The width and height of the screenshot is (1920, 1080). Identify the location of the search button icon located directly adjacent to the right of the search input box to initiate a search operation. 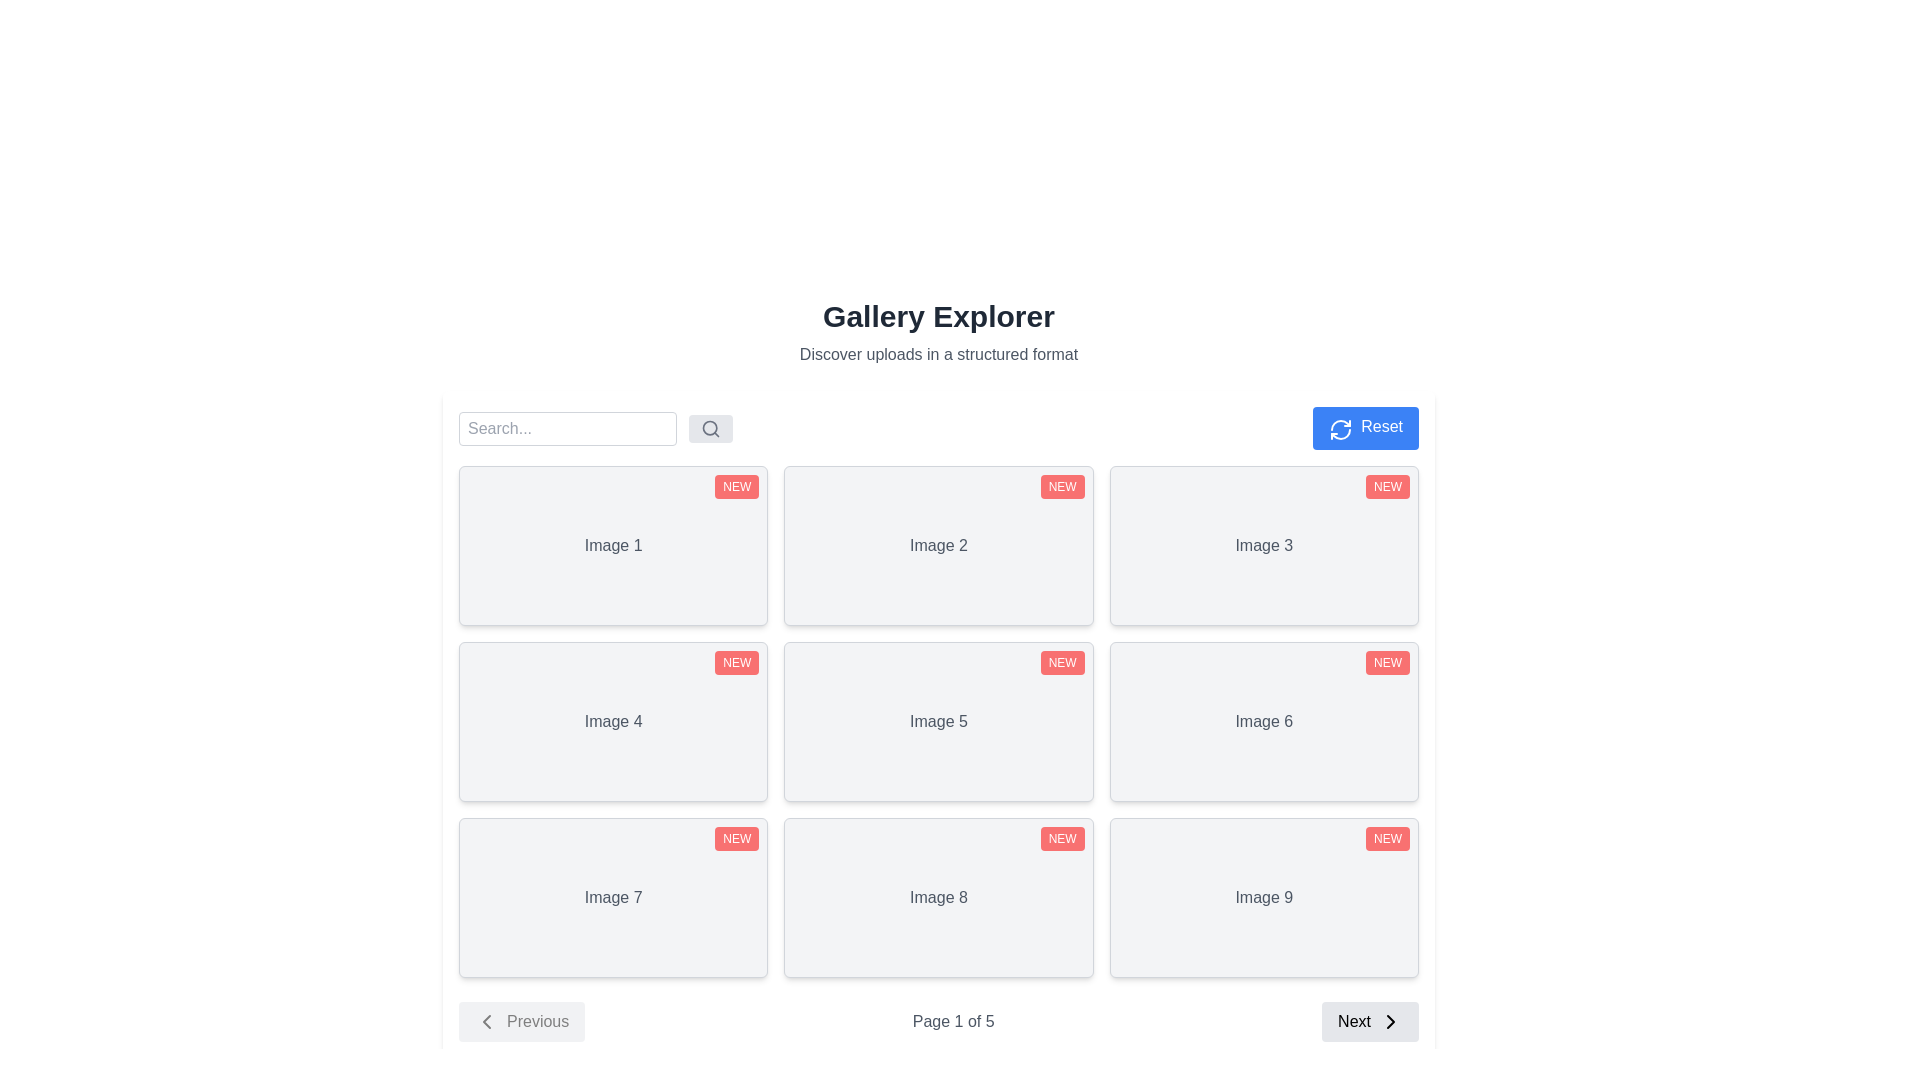
(710, 427).